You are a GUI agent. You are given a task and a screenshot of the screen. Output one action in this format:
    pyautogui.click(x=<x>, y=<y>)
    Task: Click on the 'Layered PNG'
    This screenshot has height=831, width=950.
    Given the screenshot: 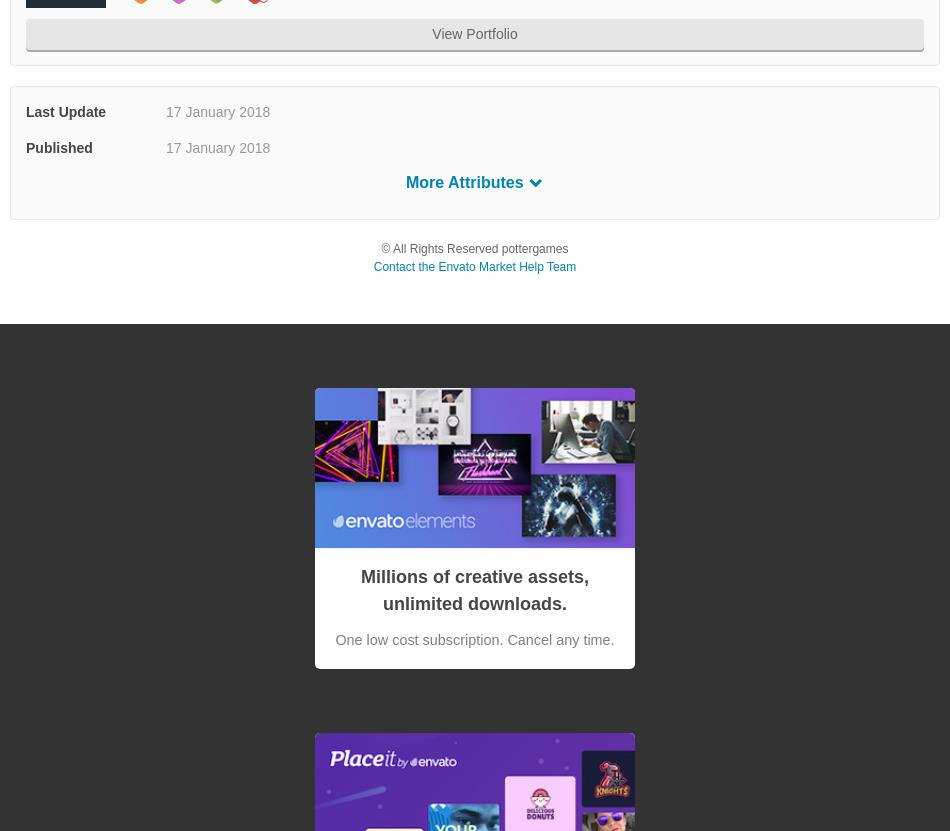 What is the action you would take?
    pyautogui.click(x=297, y=182)
    